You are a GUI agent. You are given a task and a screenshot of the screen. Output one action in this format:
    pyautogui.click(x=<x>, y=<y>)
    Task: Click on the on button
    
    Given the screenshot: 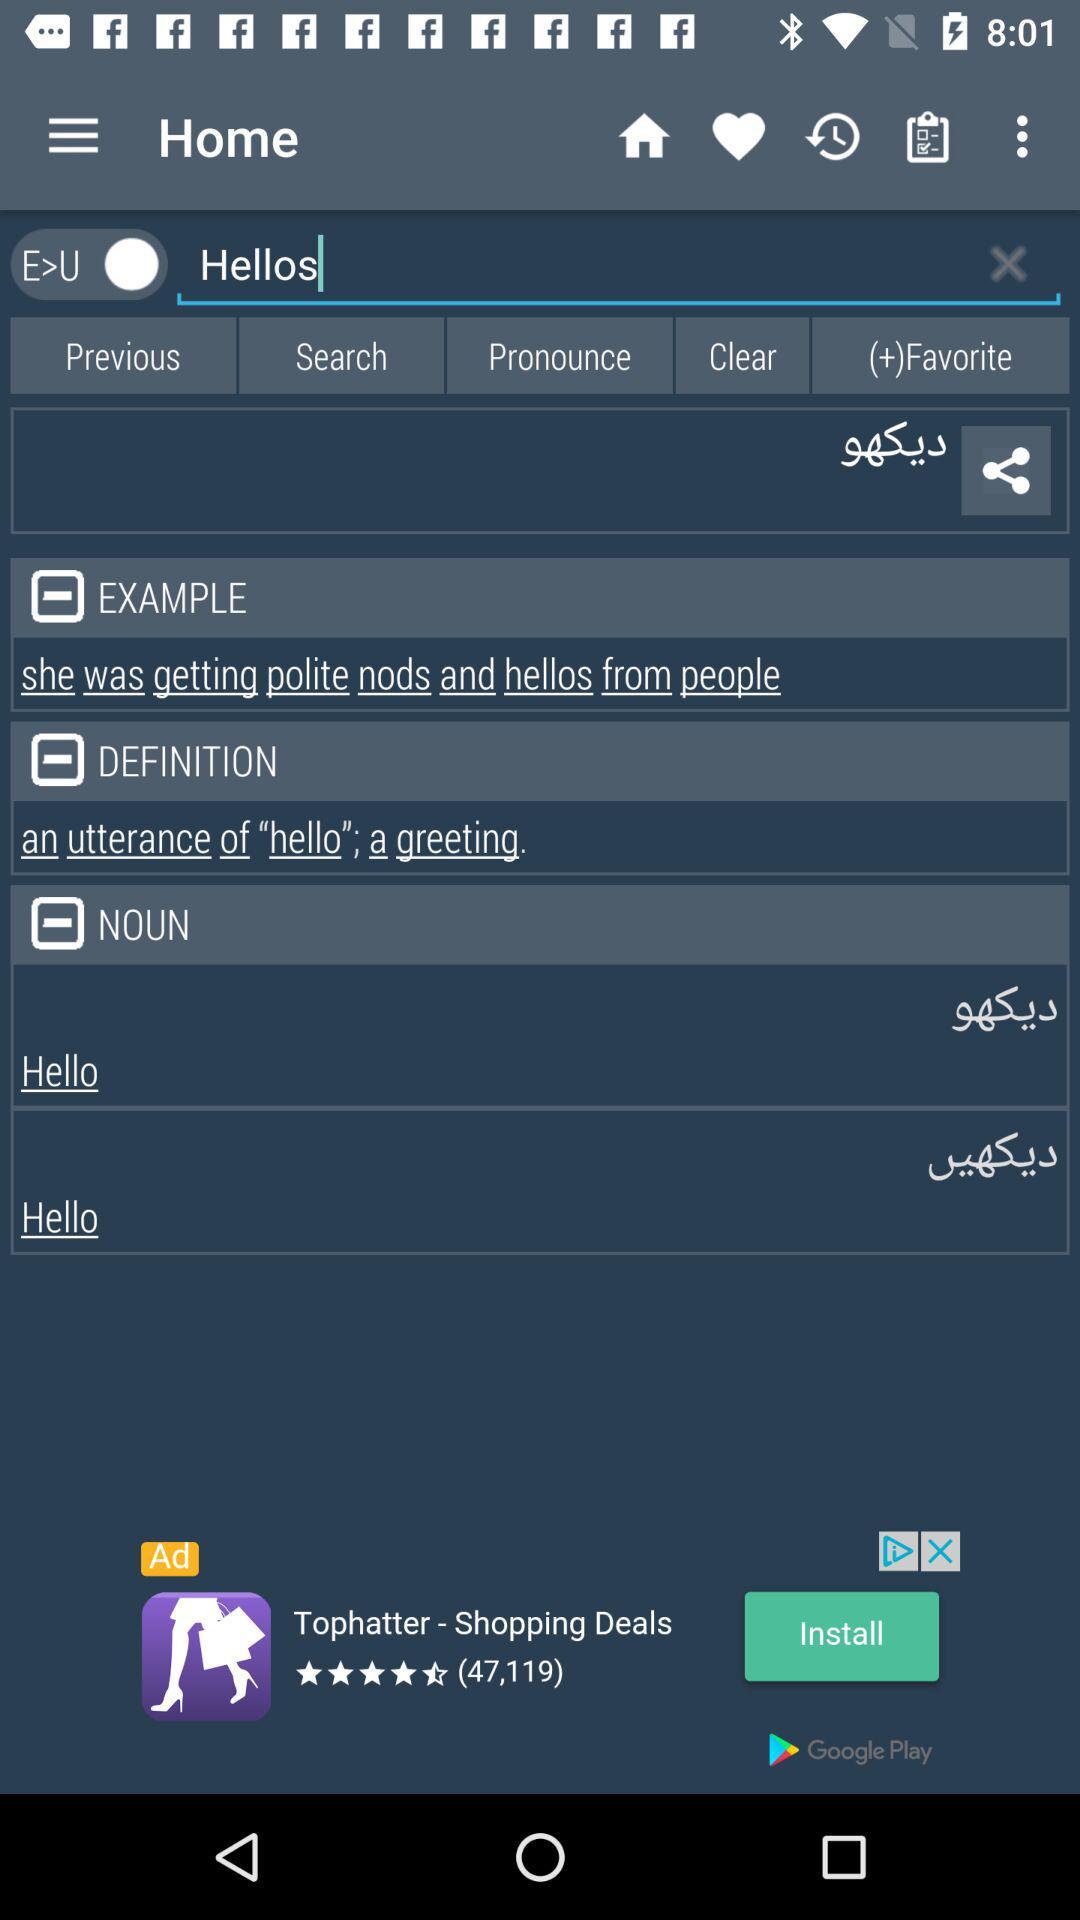 What is the action you would take?
    pyautogui.click(x=132, y=263)
    